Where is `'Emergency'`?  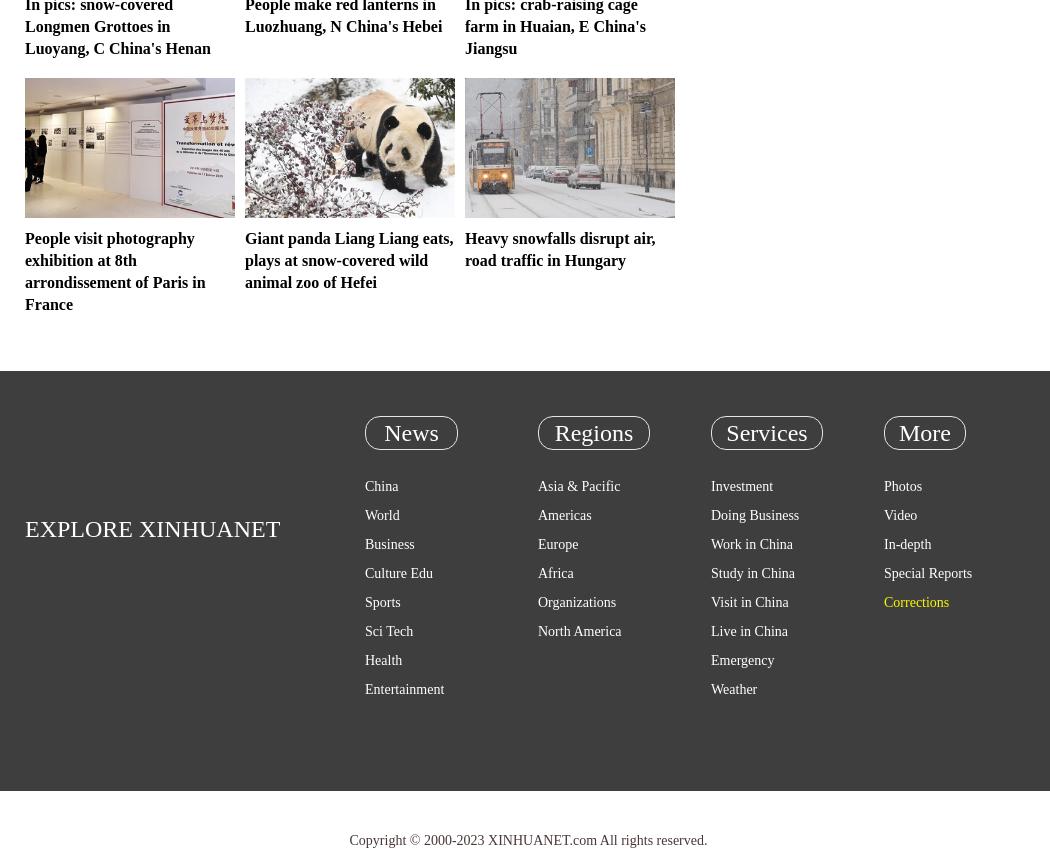
'Emergency' is located at coordinates (710, 660).